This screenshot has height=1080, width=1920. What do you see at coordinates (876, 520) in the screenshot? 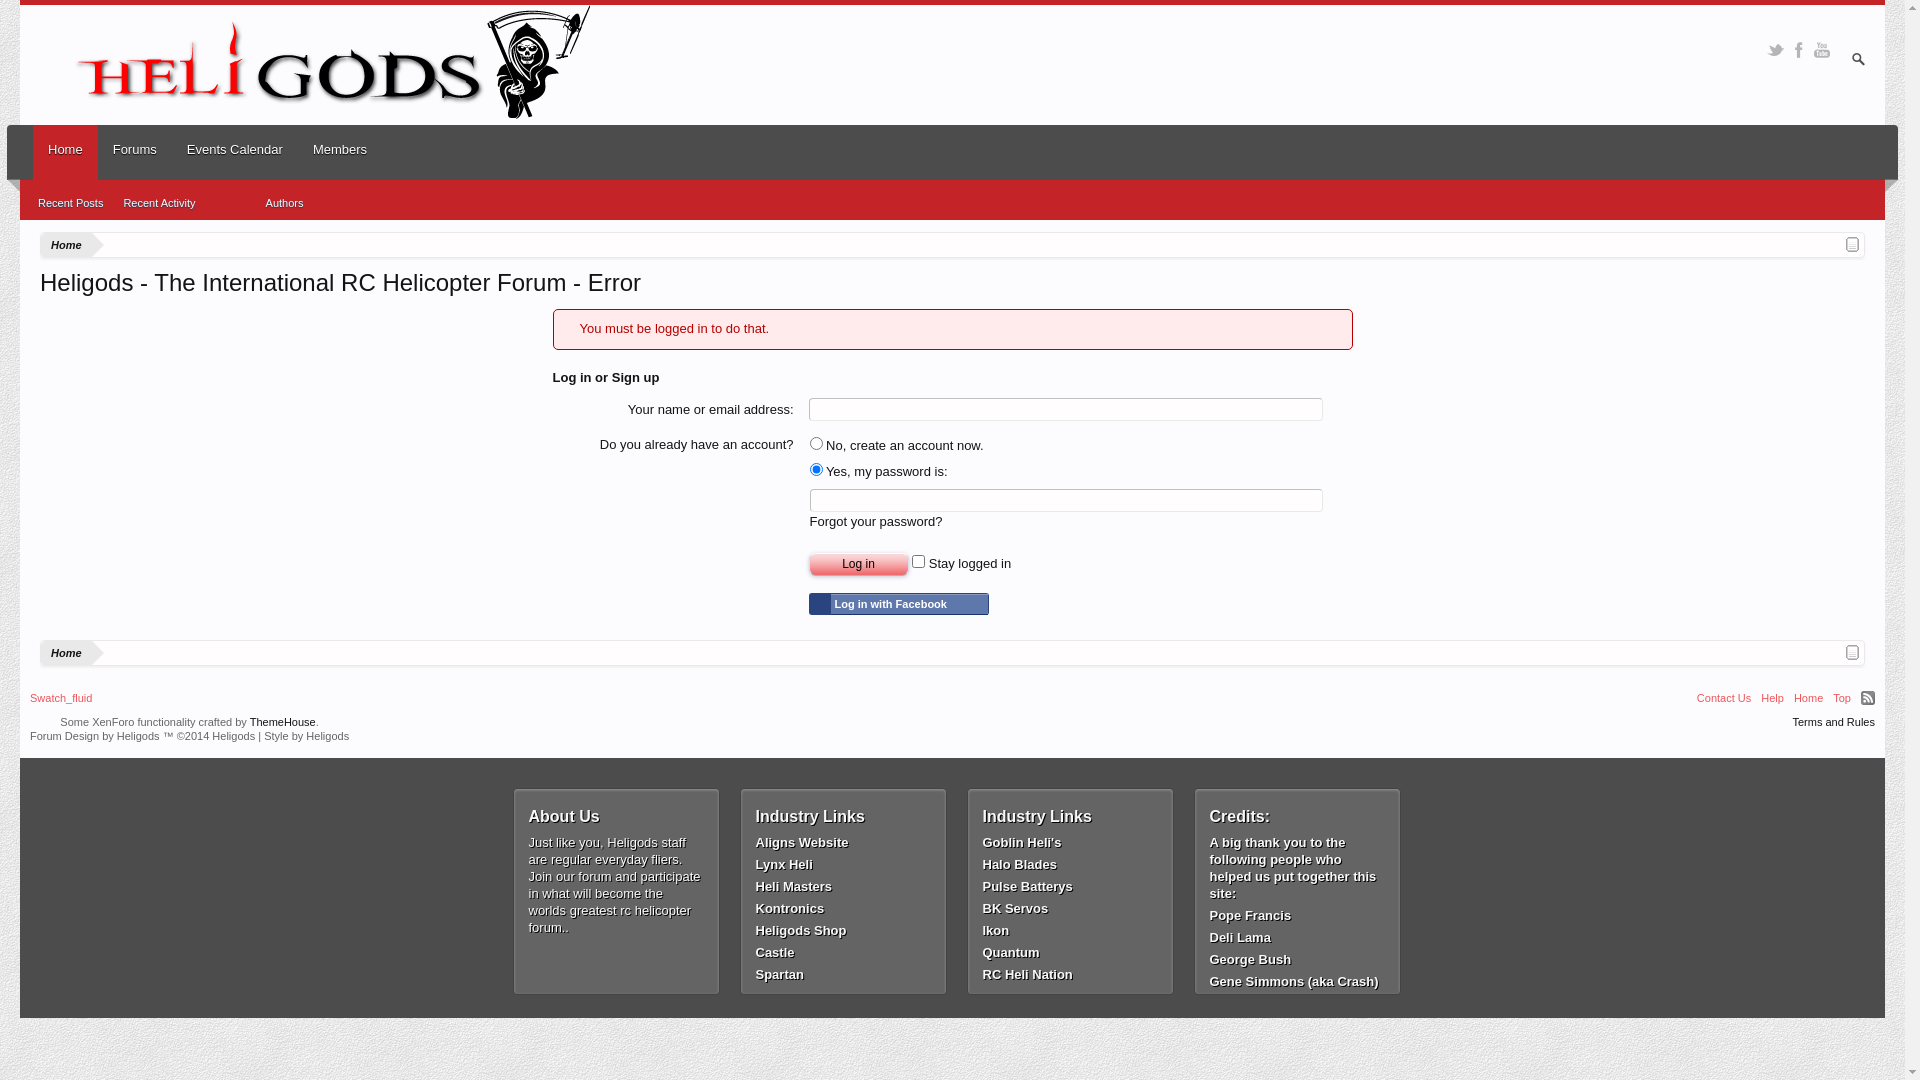
I see `'Forgot your password?'` at bounding box center [876, 520].